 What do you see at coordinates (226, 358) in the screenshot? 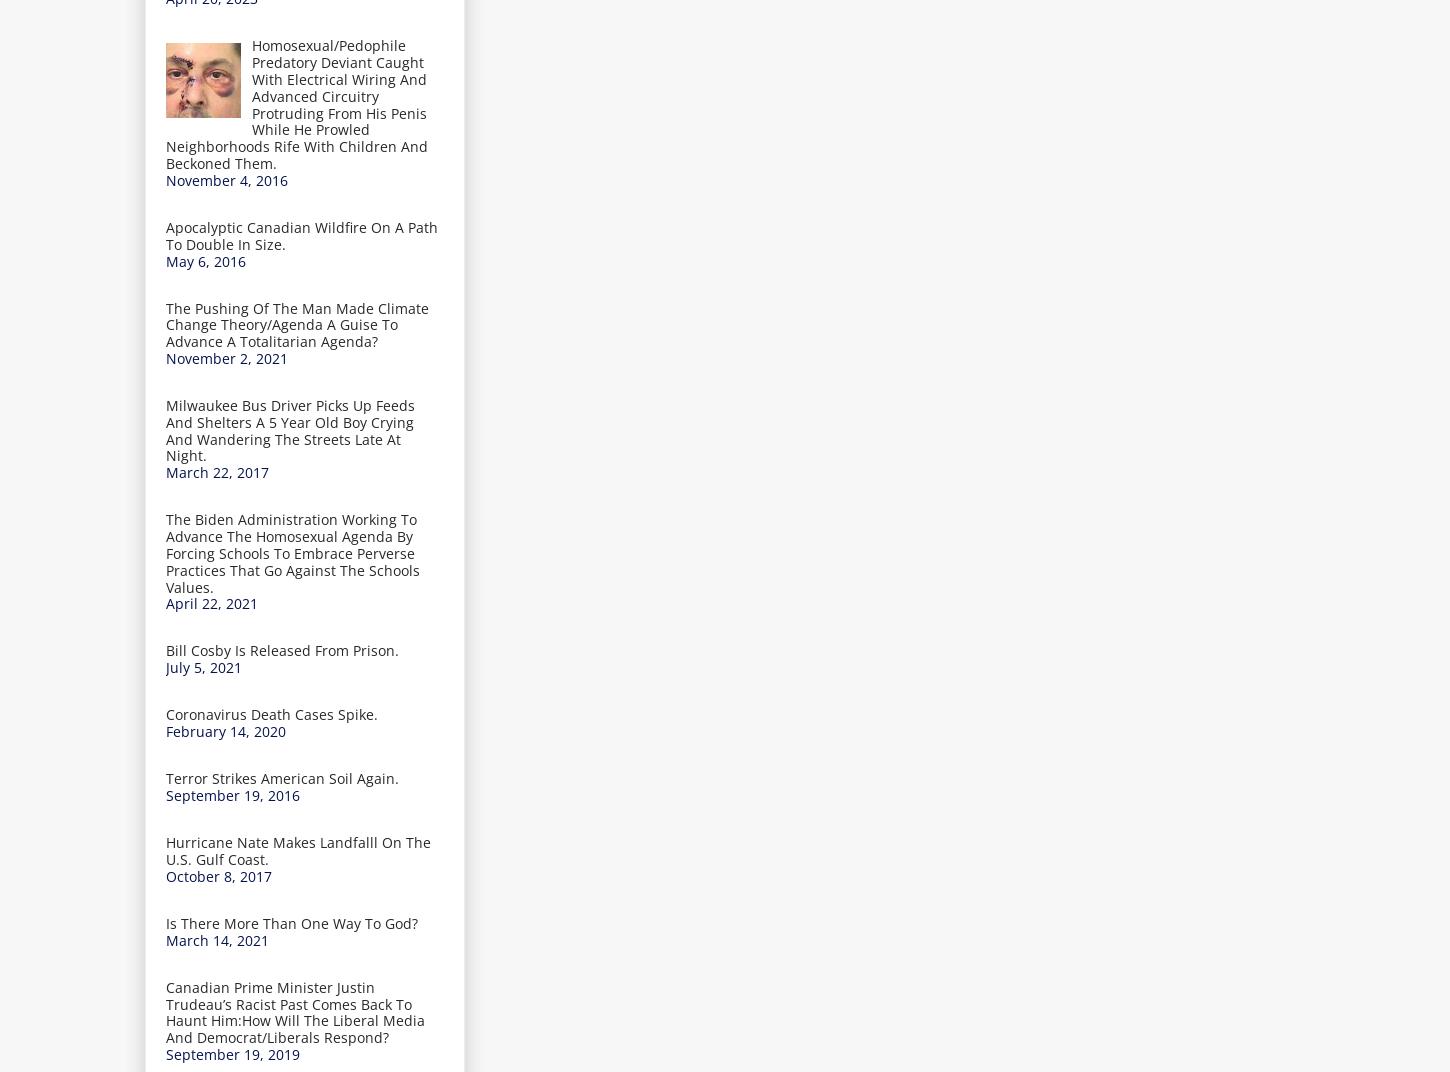
I see `'November 2, 2021'` at bounding box center [226, 358].